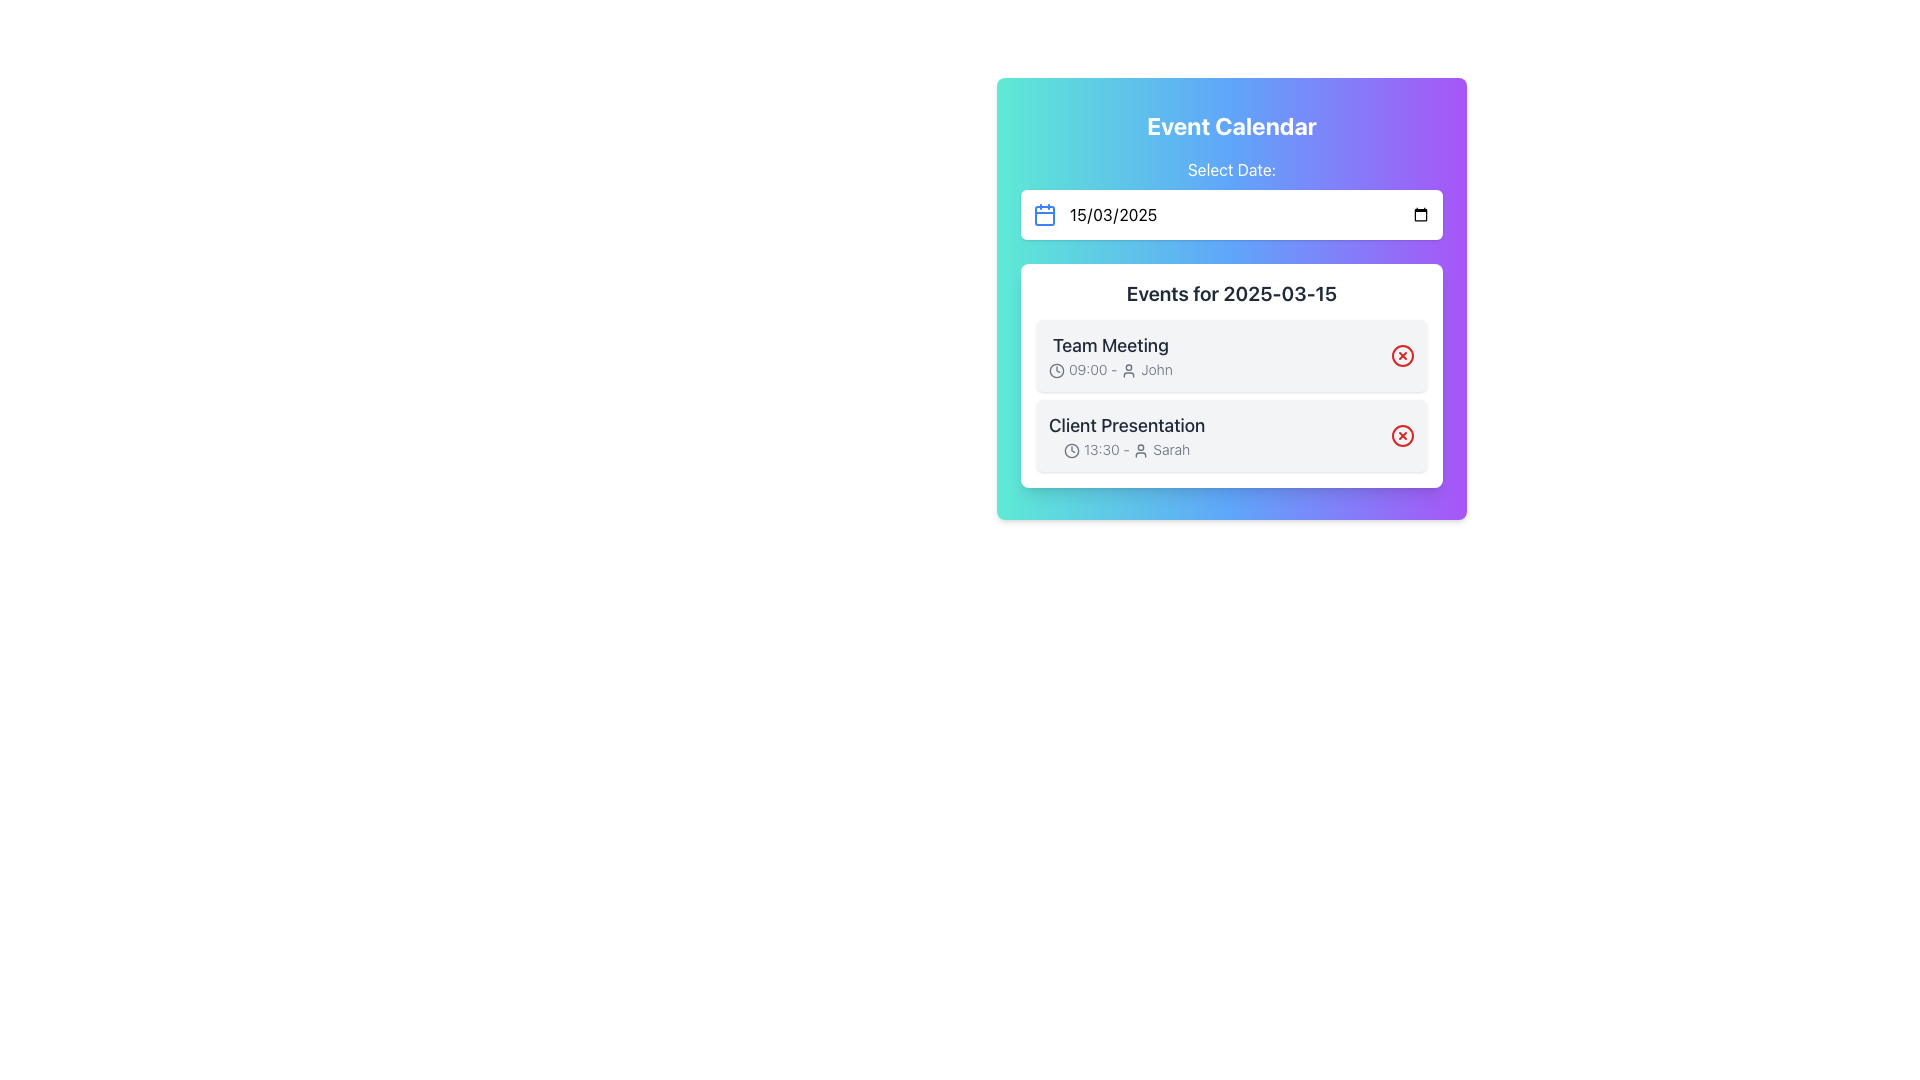 The height and width of the screenshot is (1080, 1920). What do you see at coordinates (1231, 199) in the screenshot?
I see `the date field of the labeled date selector located below the 'Event Calendar' header` at bounding box center [1231, 199].